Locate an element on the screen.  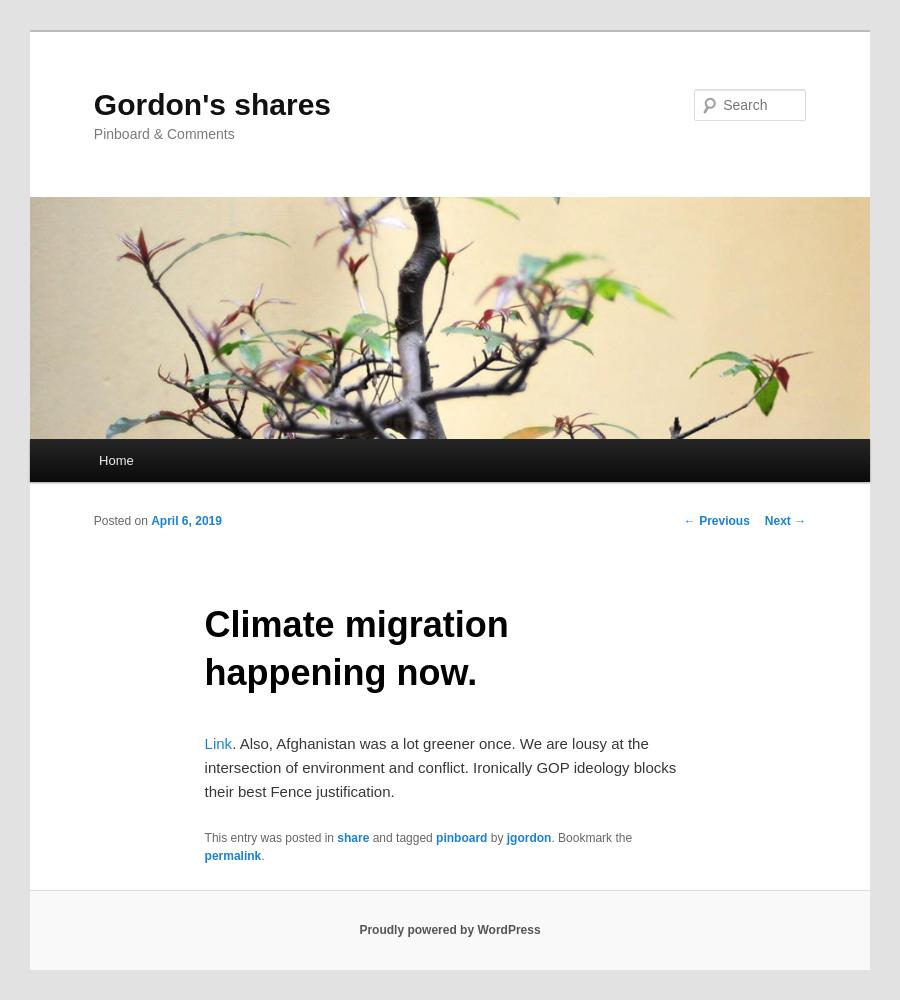
'Climate migration happening now.' is located at coordinates (204, 647).